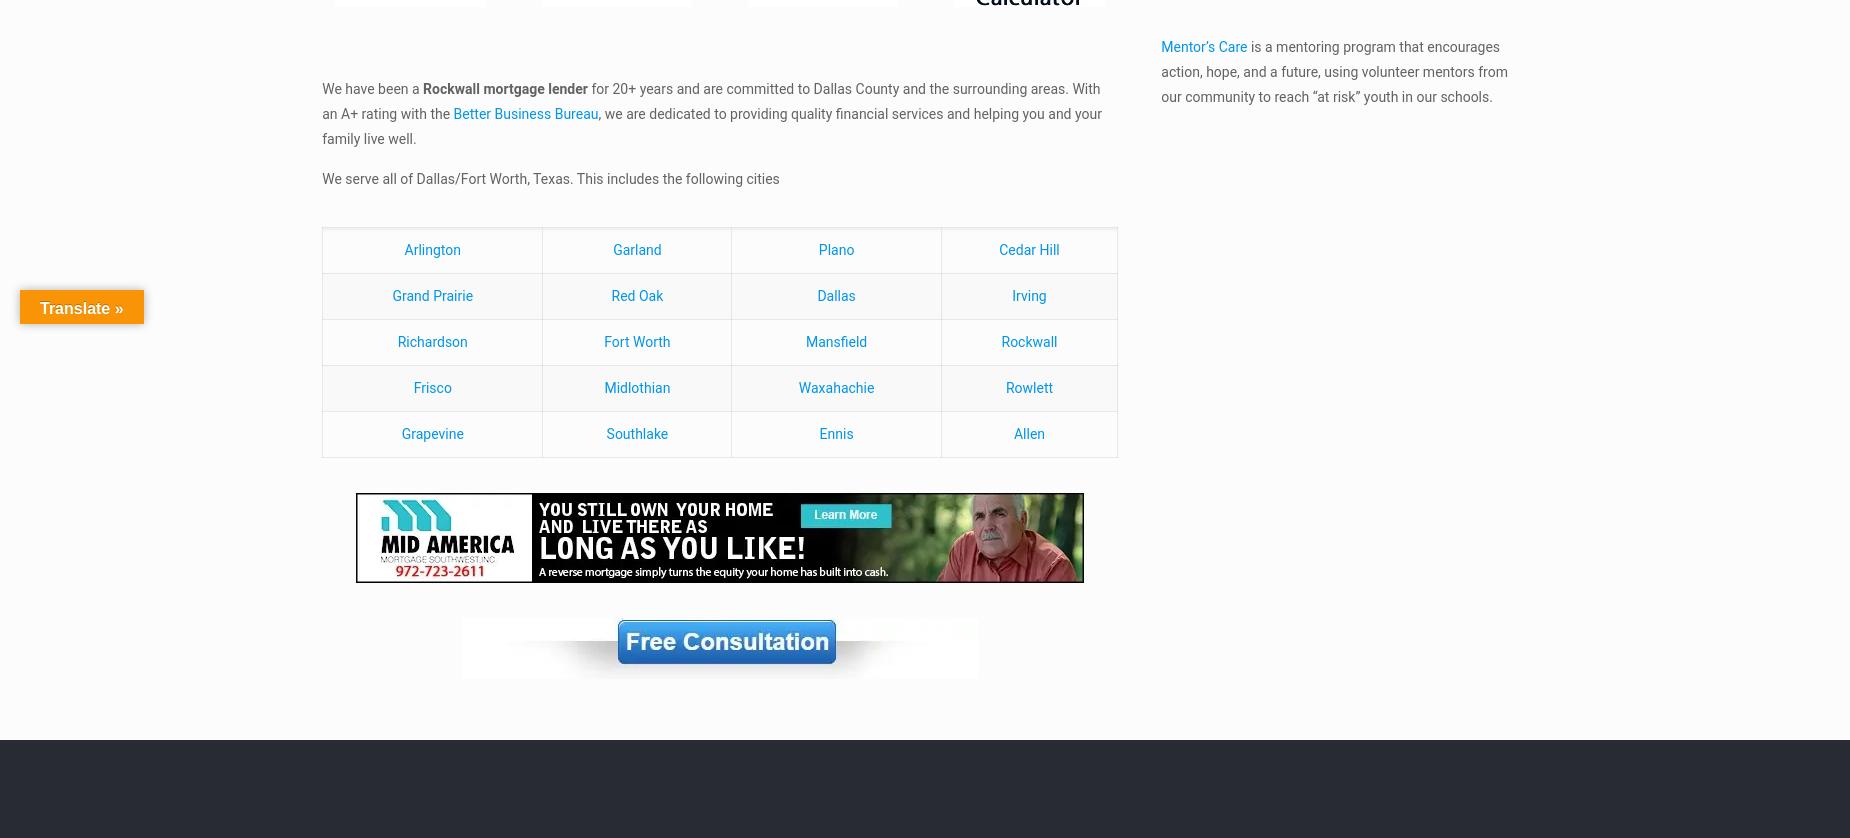 The image size is (1850, 838). I want to click on 'for 20+ years and are committed to Dallas County and the surrounding areas. With an A+ rating with the', so click(321, 100).